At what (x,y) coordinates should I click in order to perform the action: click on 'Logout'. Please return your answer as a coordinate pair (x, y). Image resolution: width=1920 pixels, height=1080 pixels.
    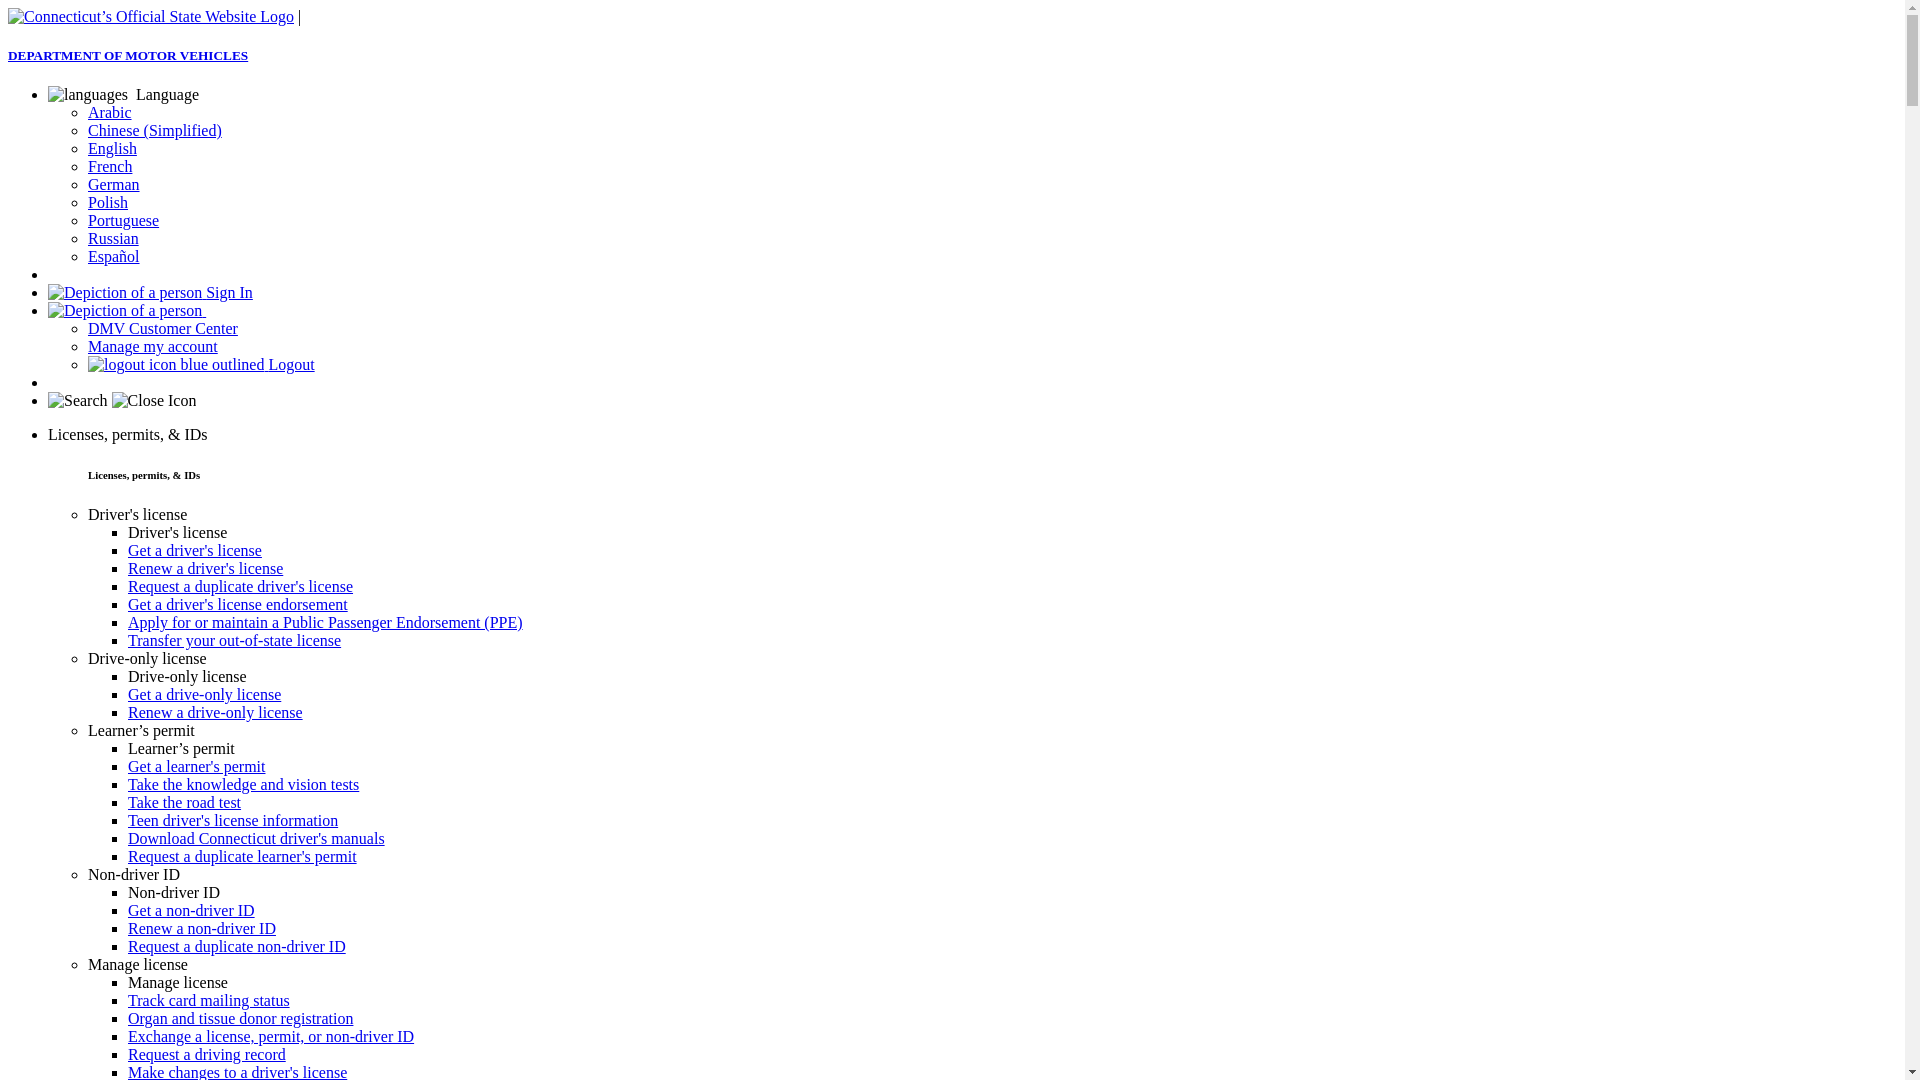
    Looking at the image, I should click on (201, 364).